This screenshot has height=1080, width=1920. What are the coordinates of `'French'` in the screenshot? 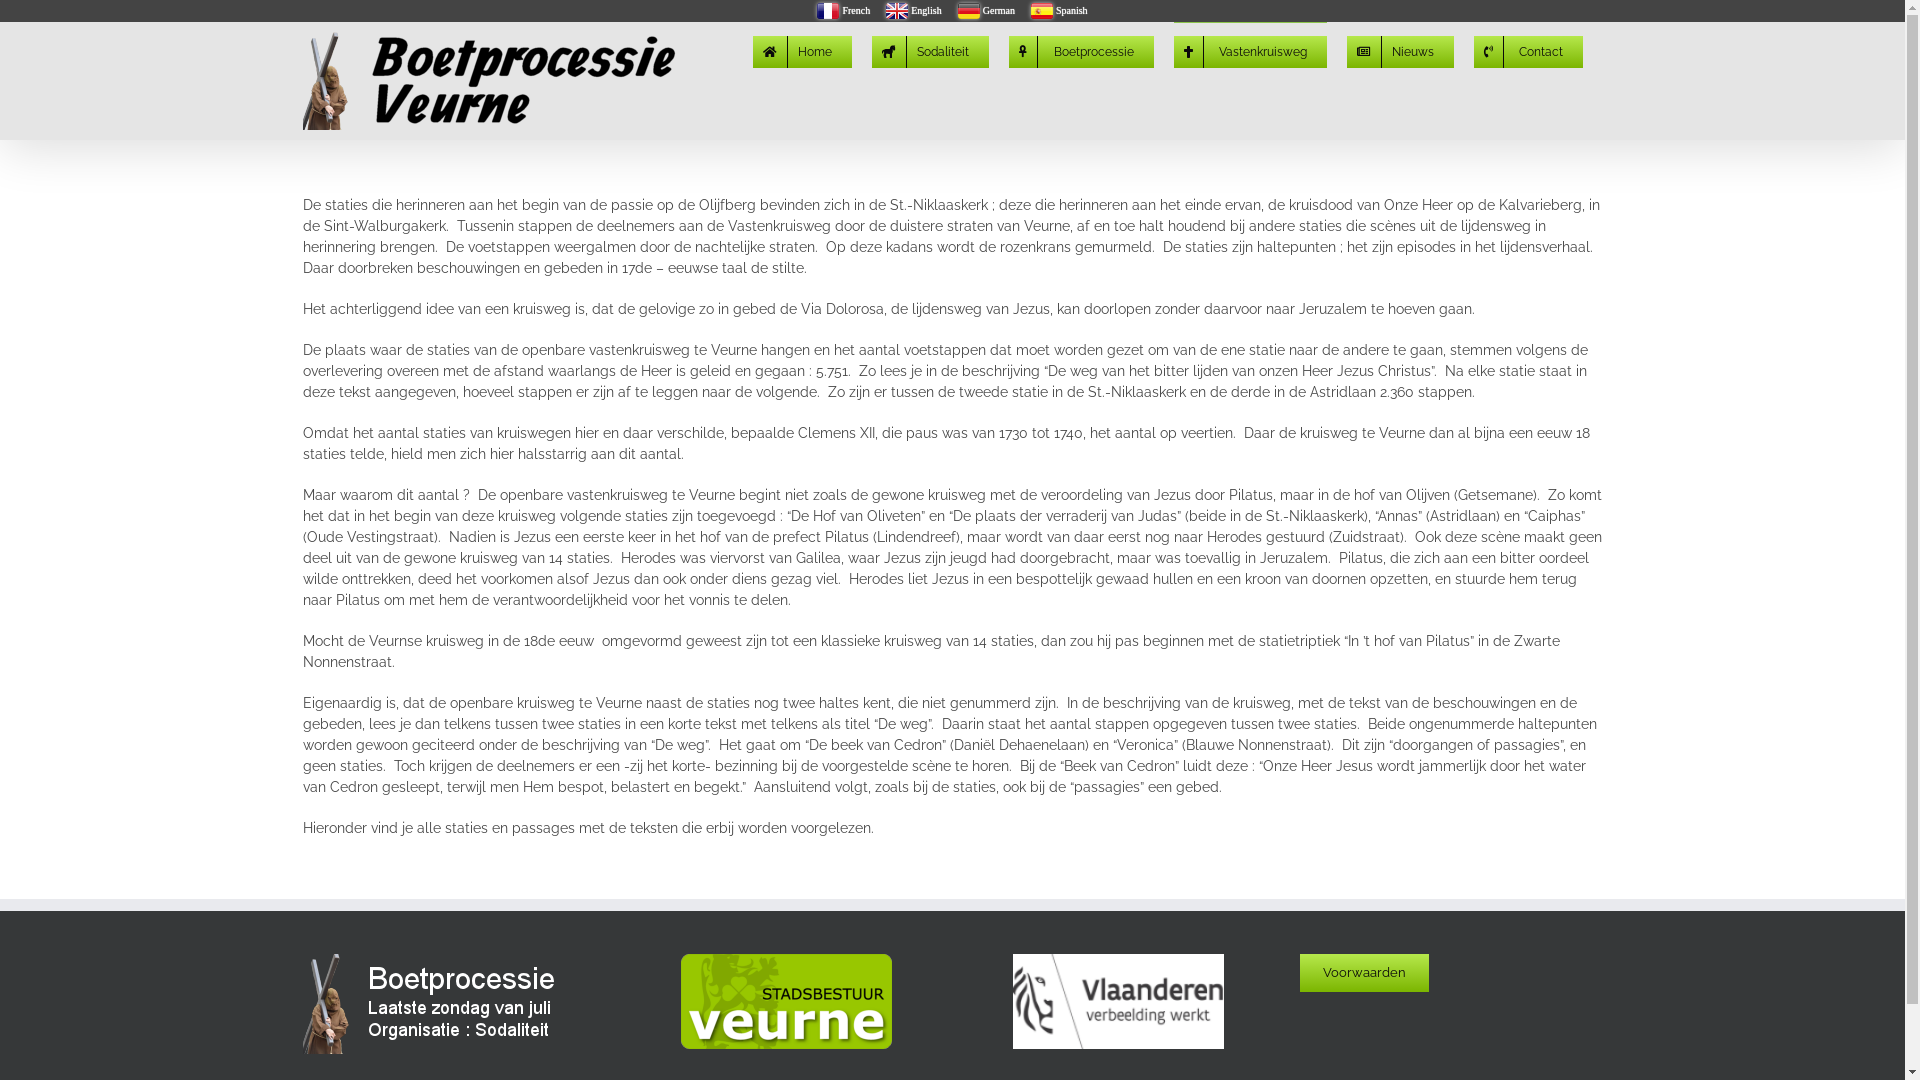 It's located at (843, 11).